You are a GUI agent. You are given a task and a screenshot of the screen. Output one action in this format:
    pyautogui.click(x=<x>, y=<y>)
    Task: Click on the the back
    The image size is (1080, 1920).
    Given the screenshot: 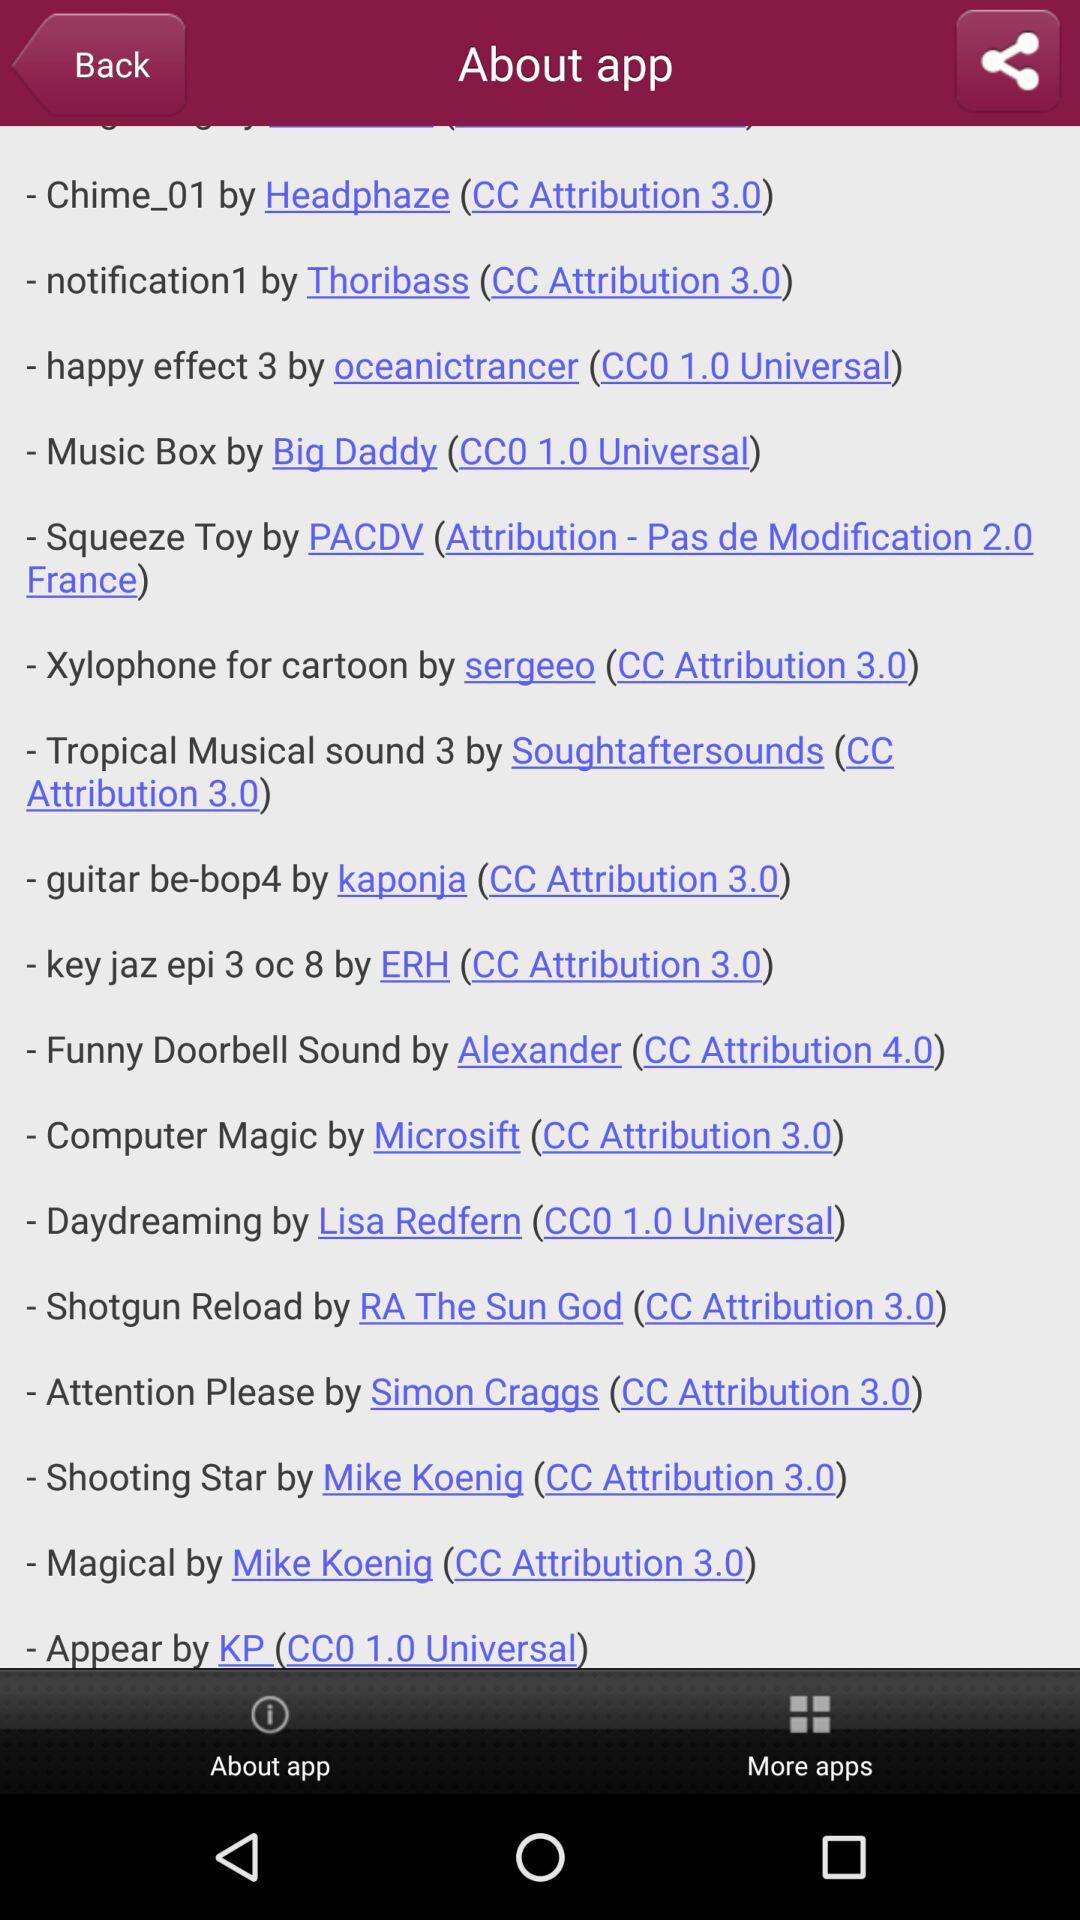 What is the action you would take?
    pyautogui.click(x=97, y=66)
    